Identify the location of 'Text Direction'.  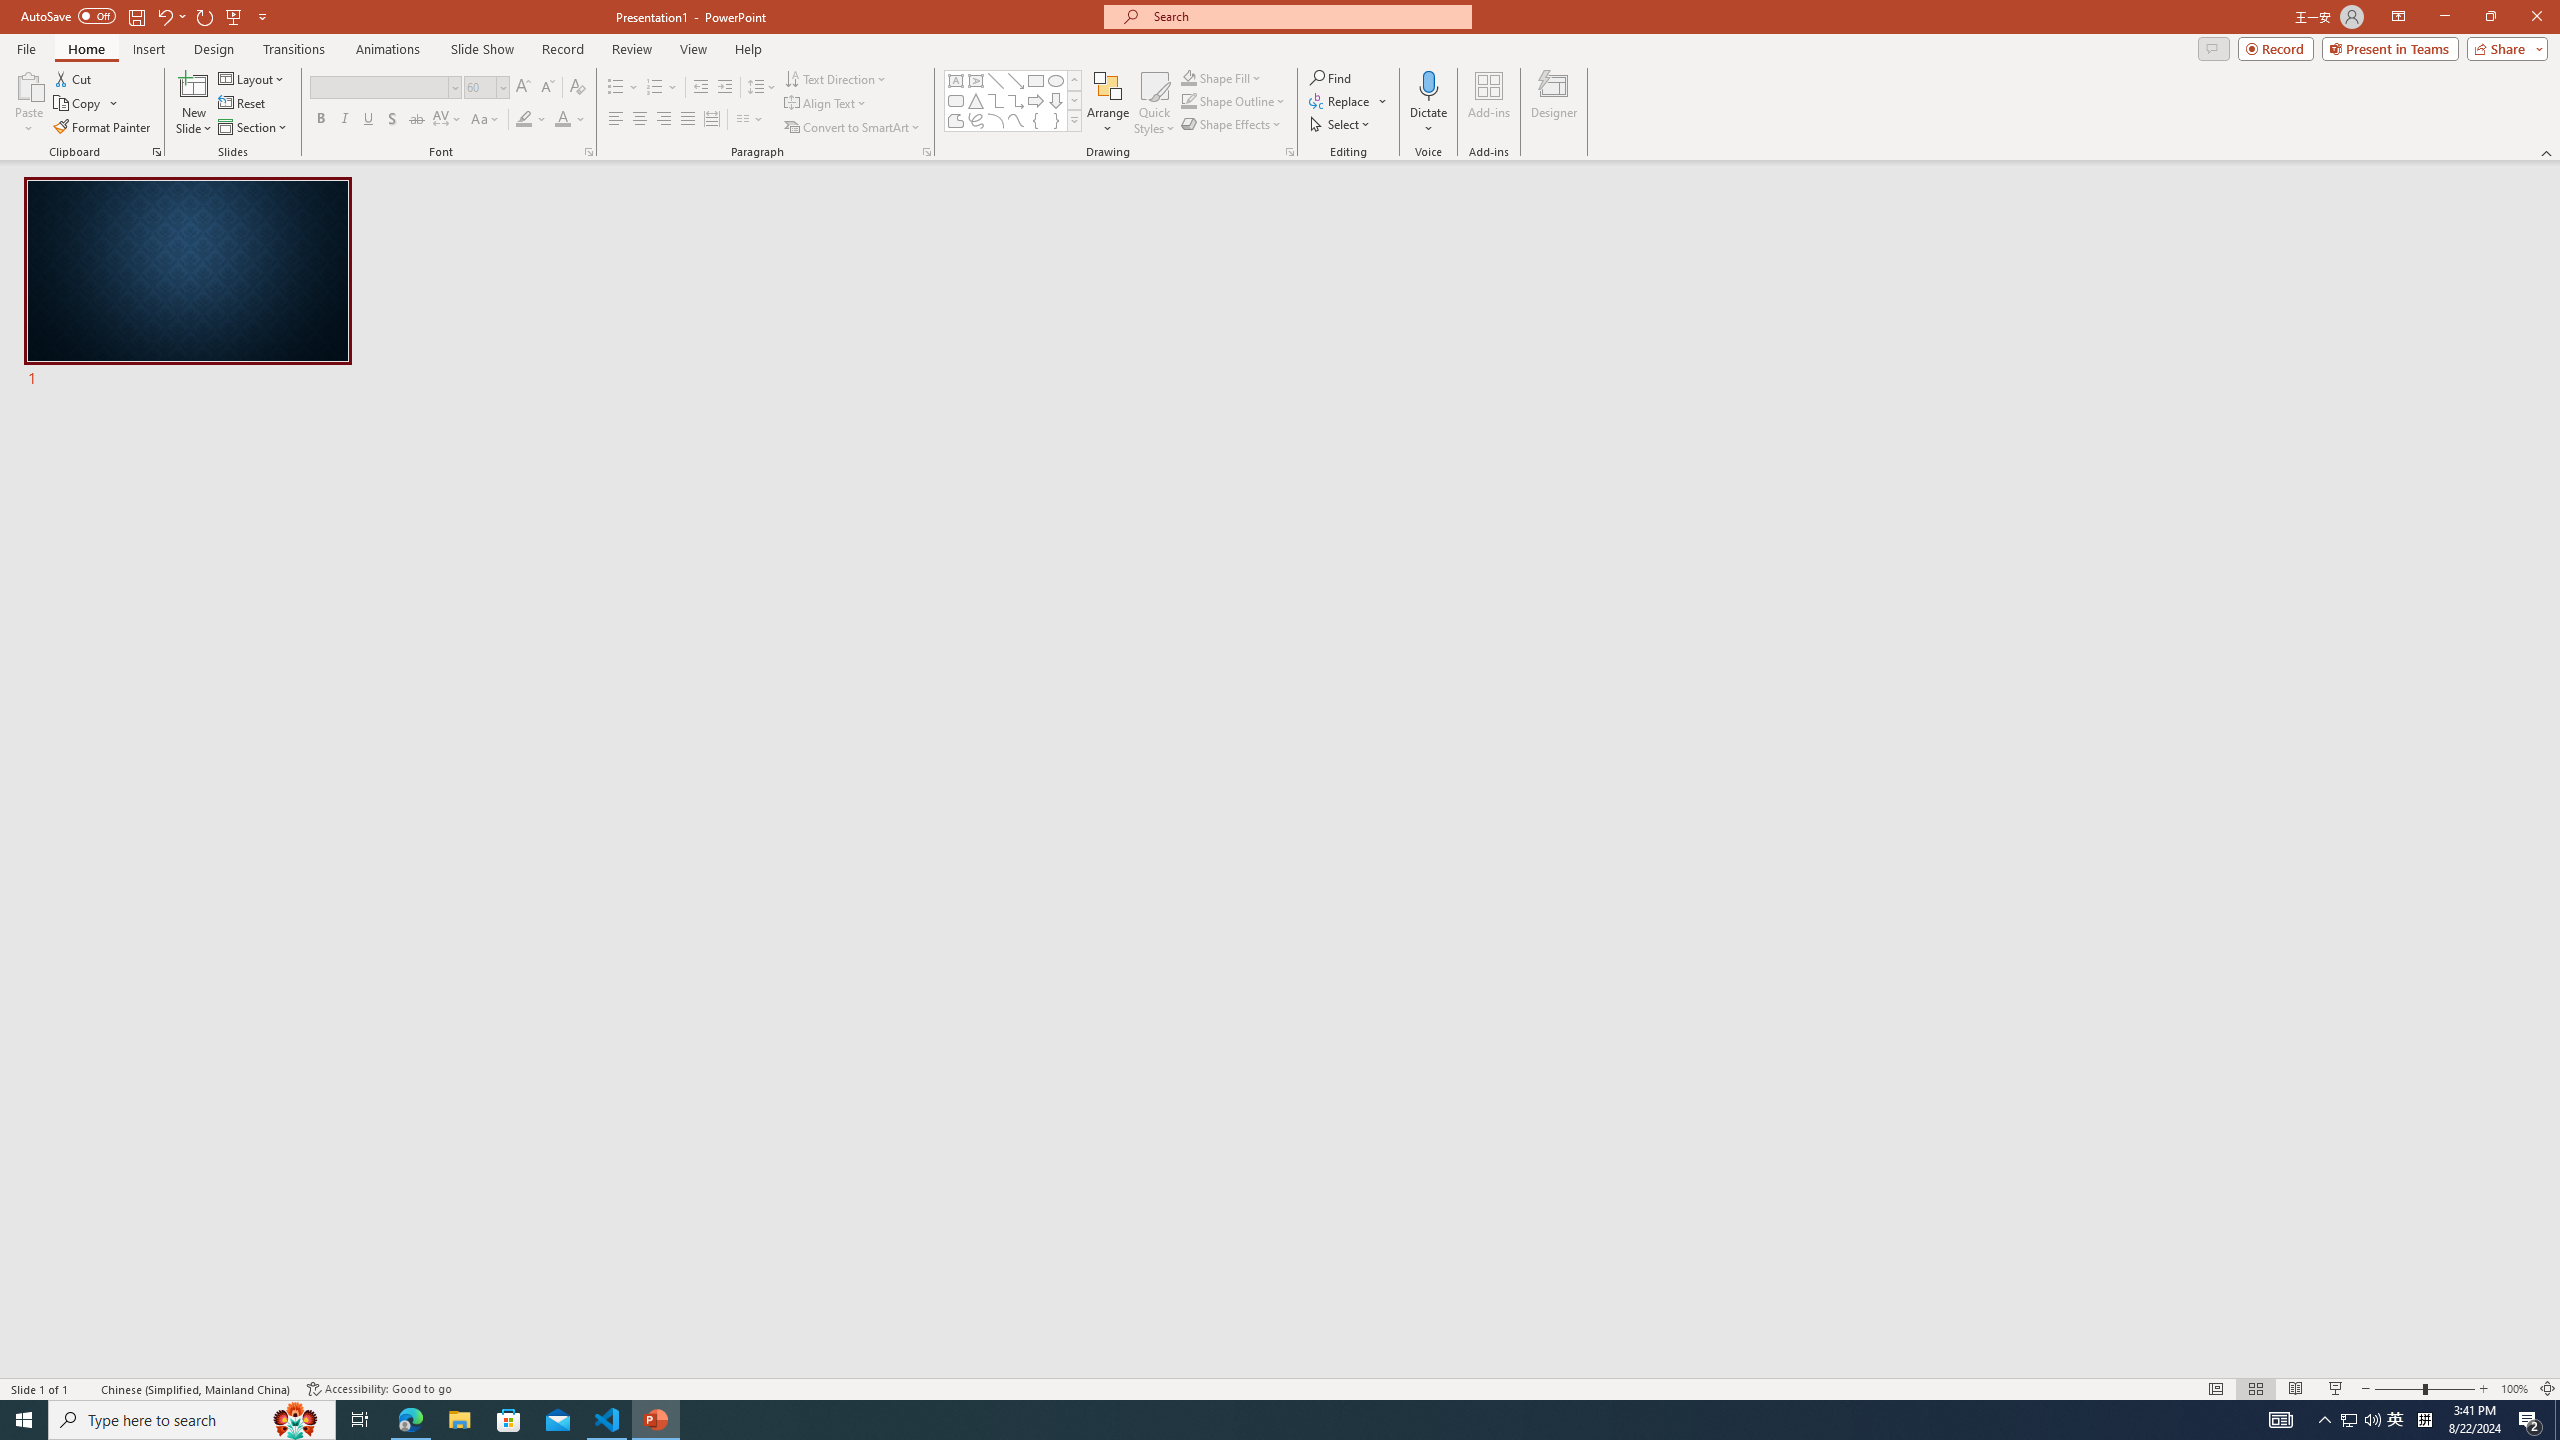
(836, 78).